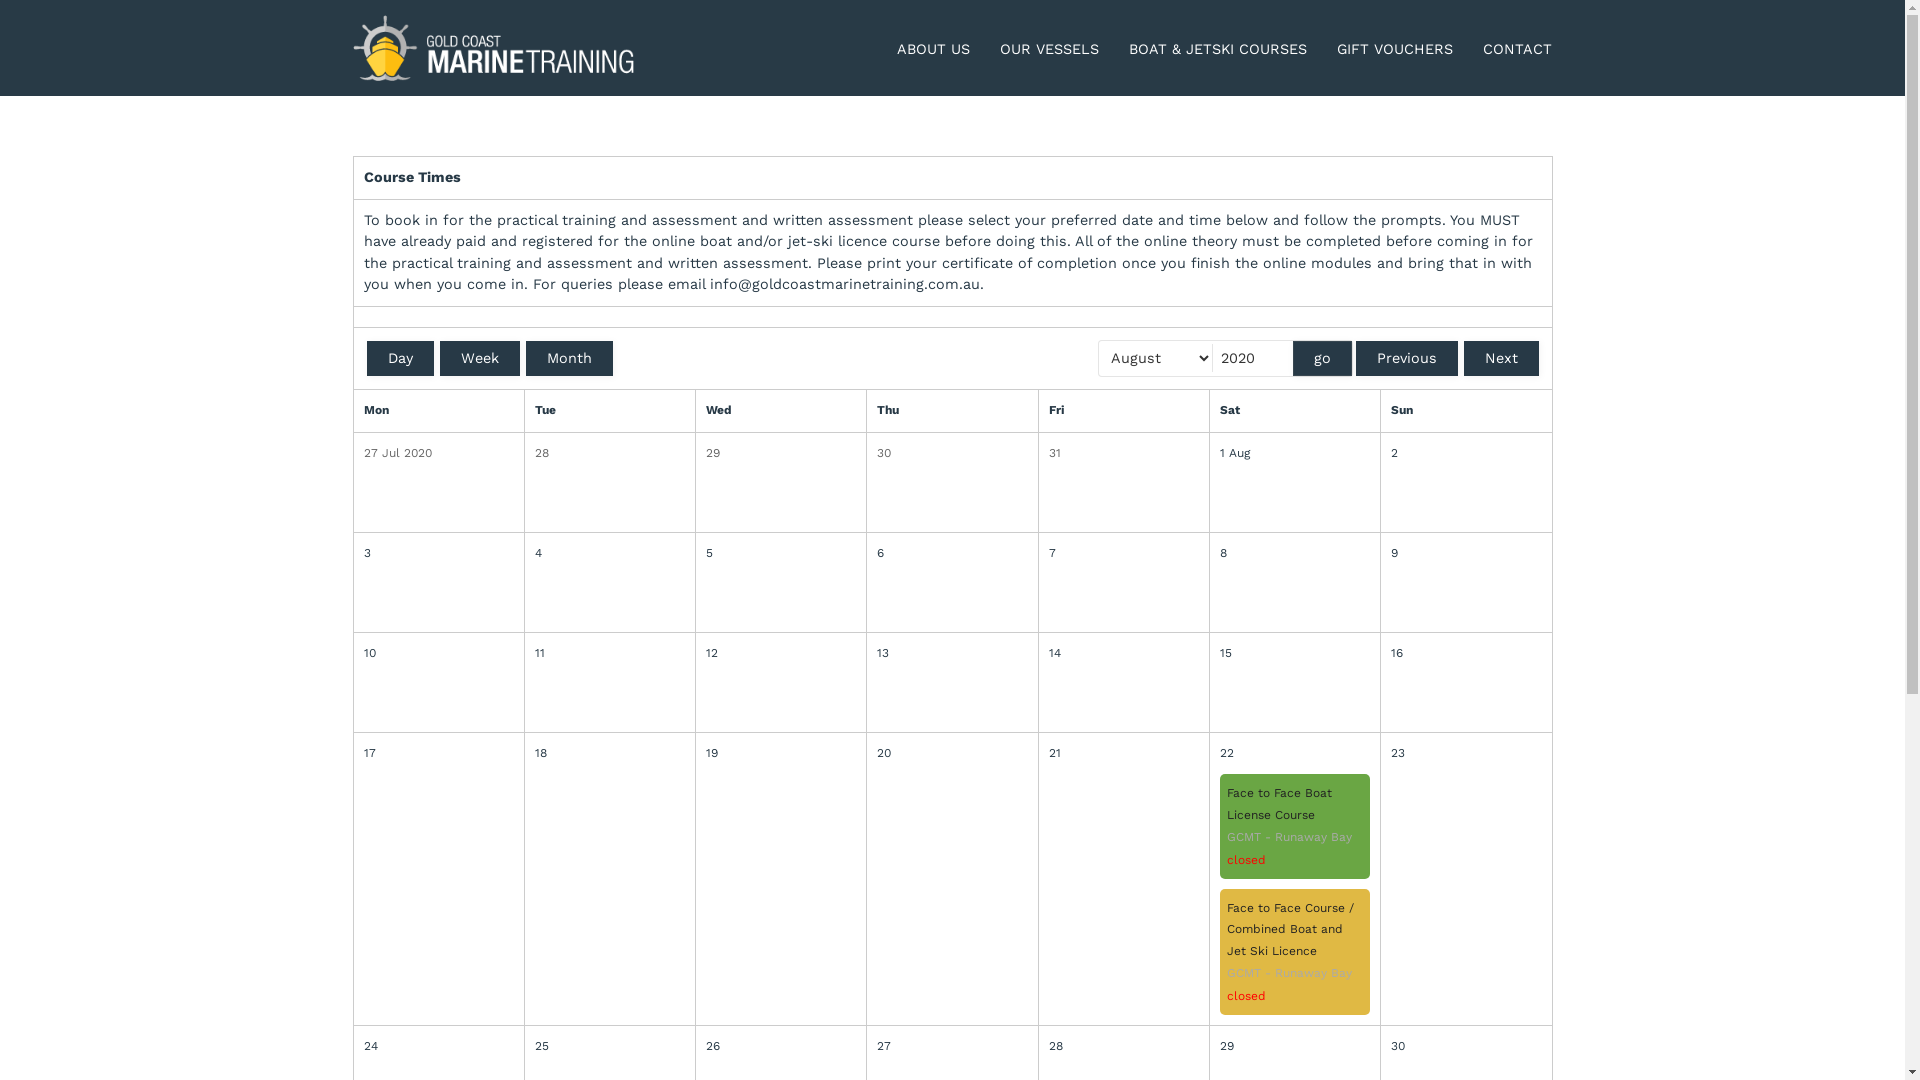  What do you see at coordinates (568, 357) in the screenshot?
I see `'Month'` at bounding box center [568, 357].